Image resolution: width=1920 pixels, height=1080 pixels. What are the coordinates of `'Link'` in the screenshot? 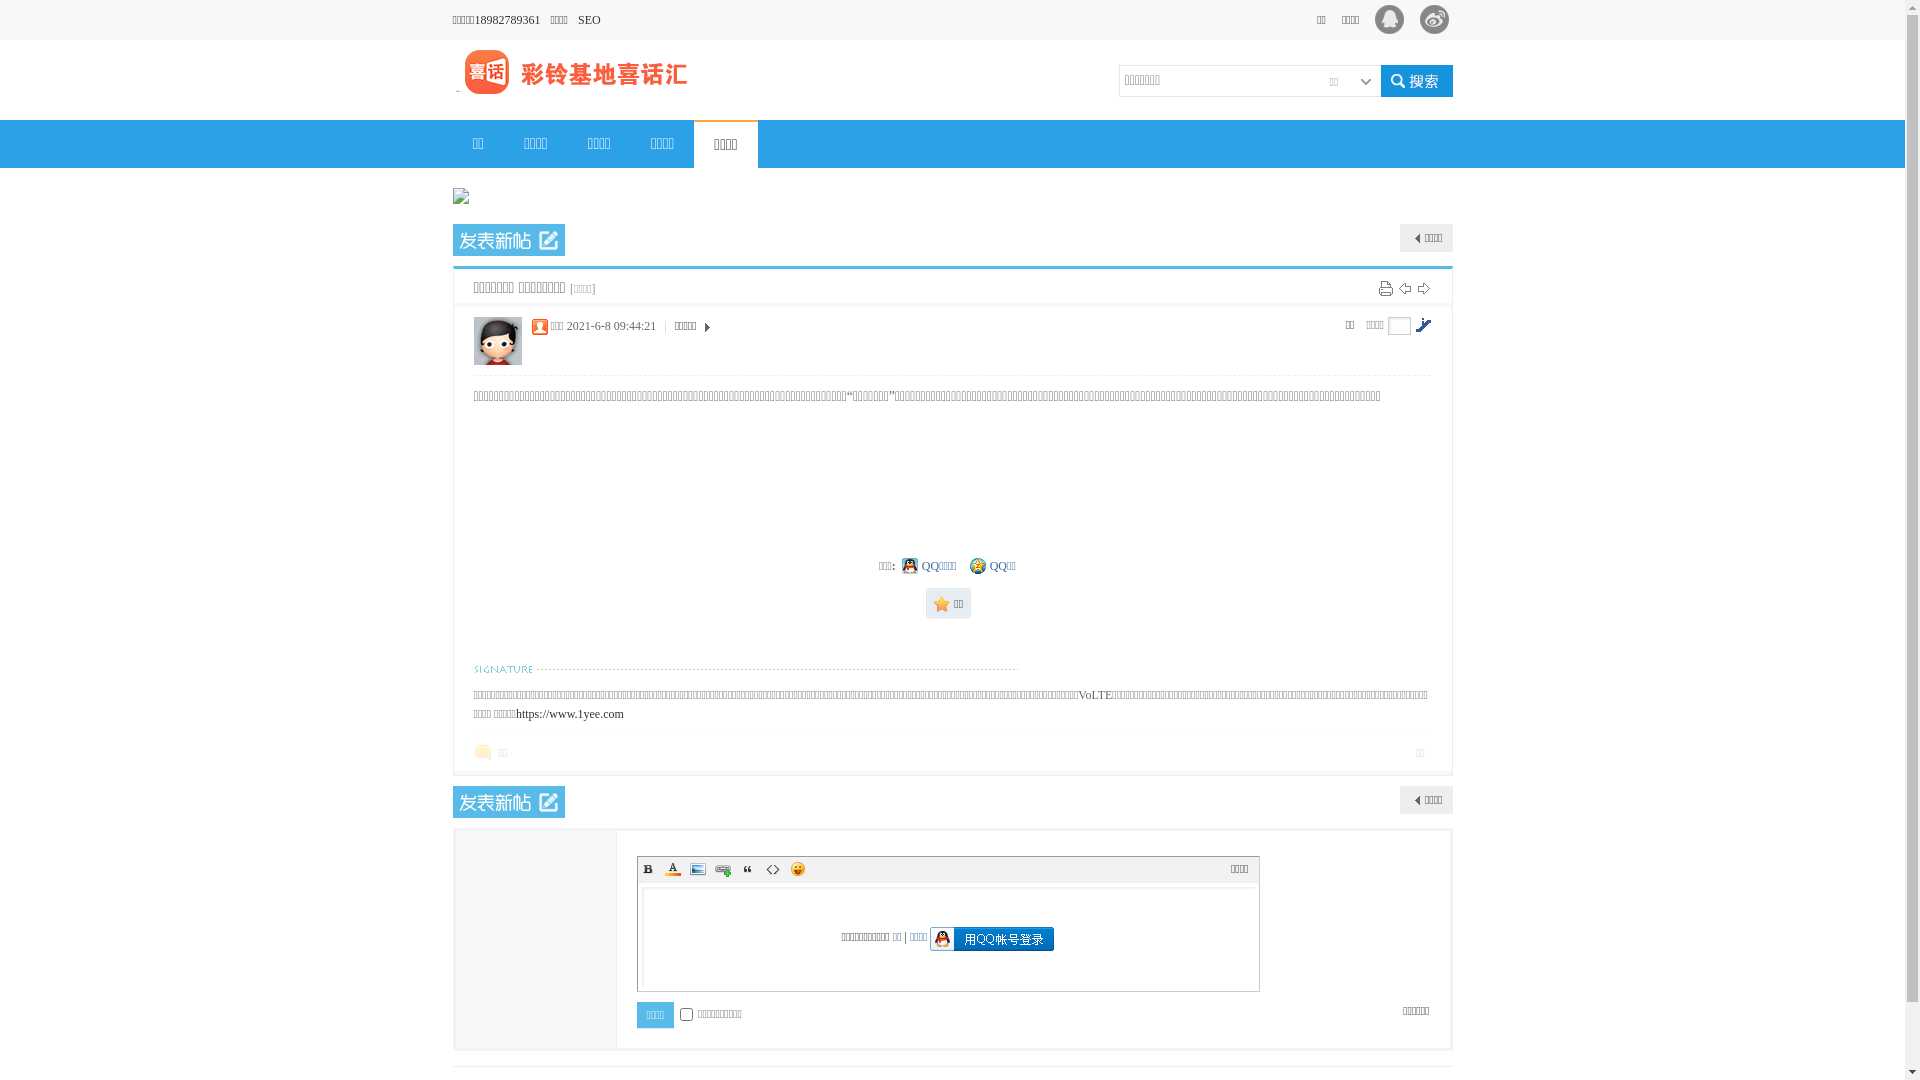 It's located at (720, 867).